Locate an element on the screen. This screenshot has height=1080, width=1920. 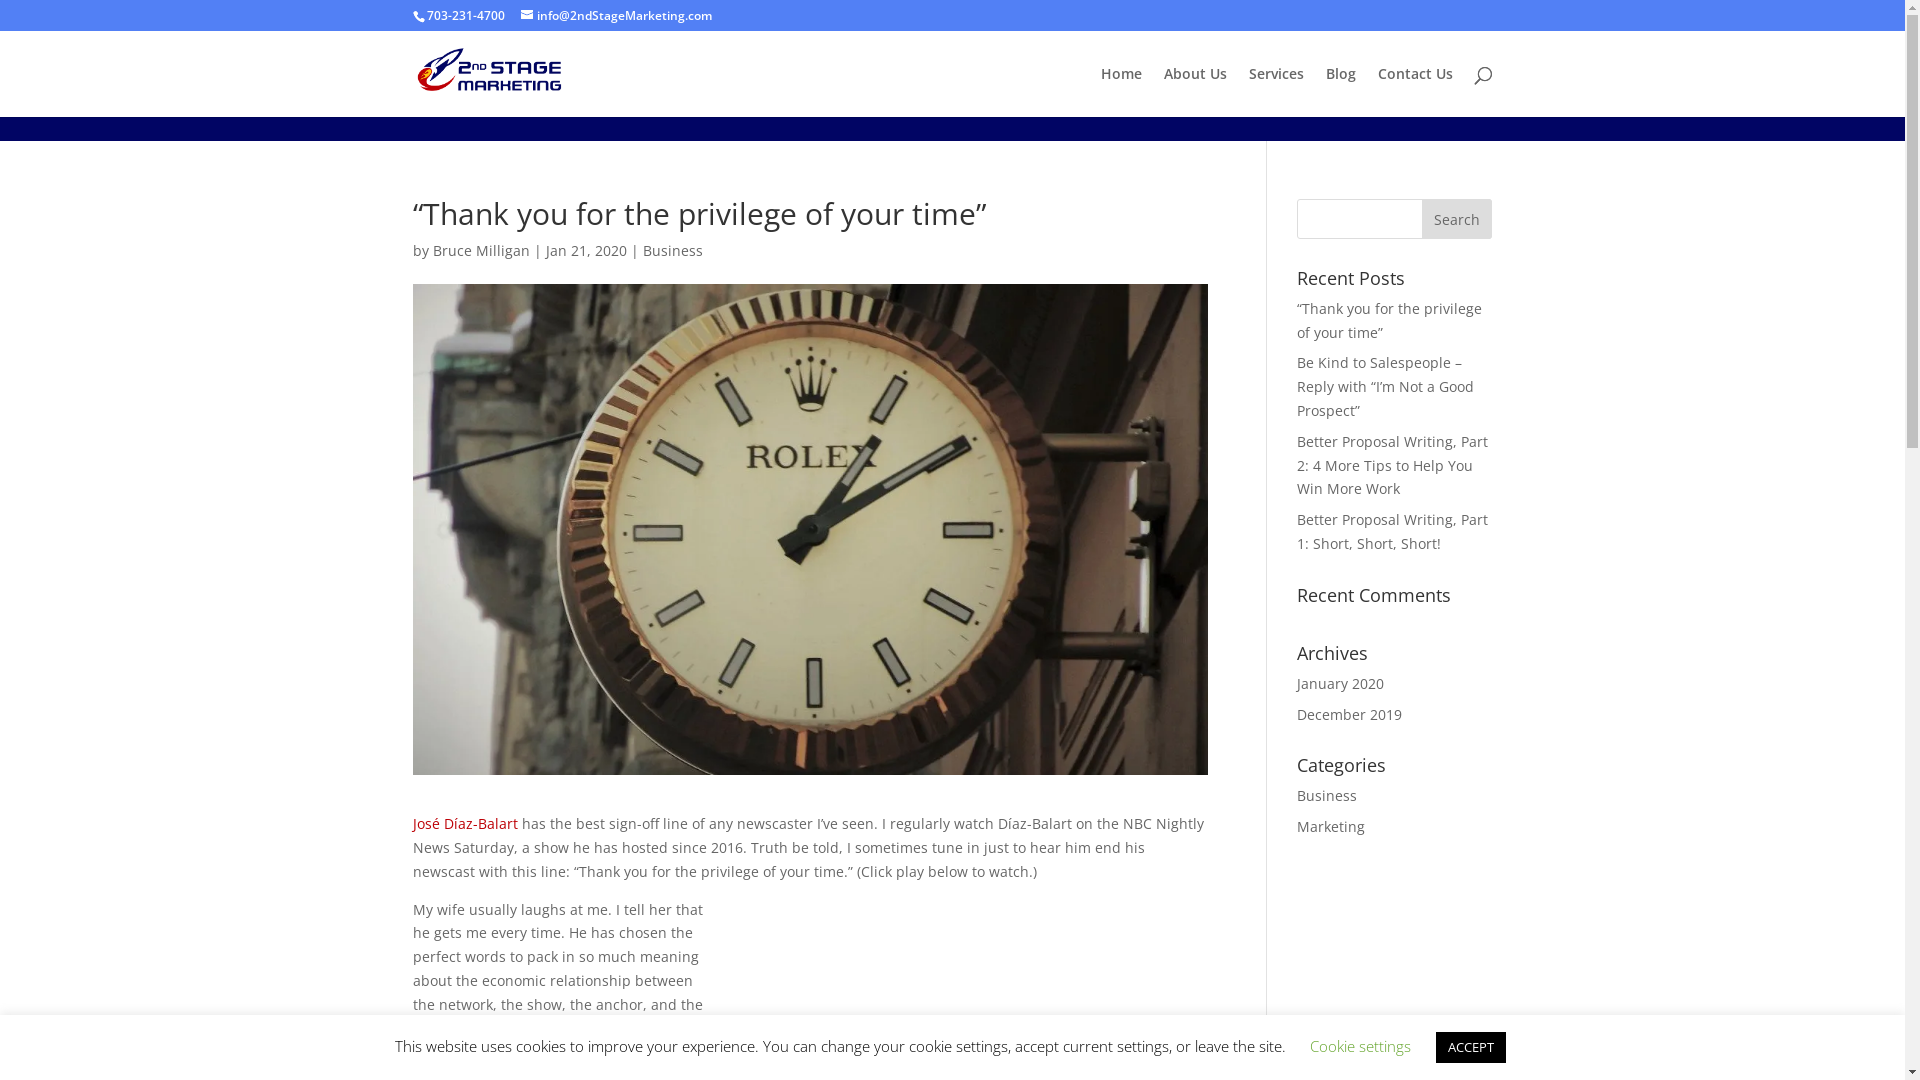
'Blog' is located at coordinates (1340, 92).